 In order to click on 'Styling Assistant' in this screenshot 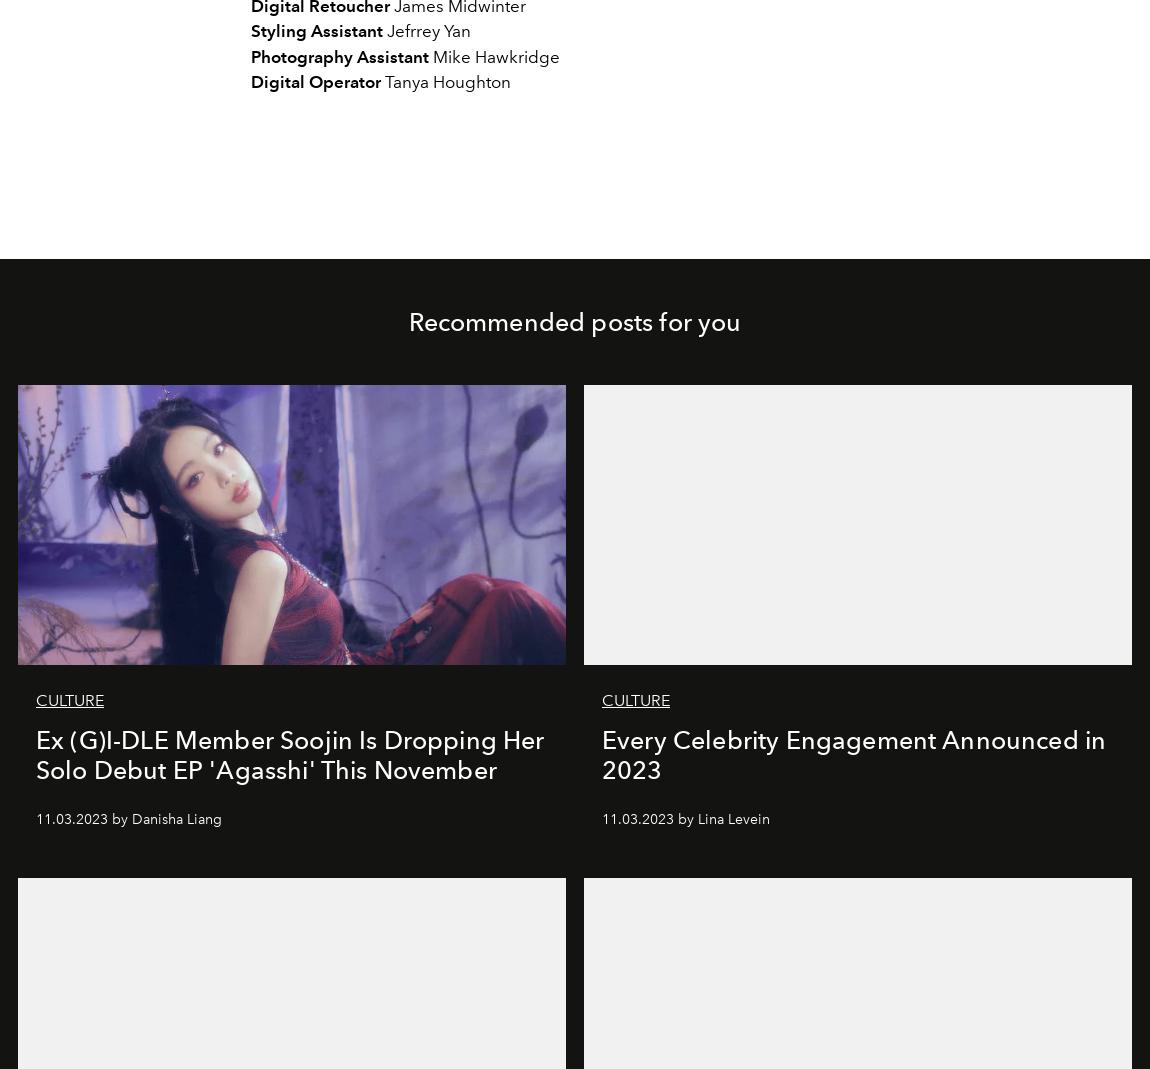, I will do `click(317, 30)`.